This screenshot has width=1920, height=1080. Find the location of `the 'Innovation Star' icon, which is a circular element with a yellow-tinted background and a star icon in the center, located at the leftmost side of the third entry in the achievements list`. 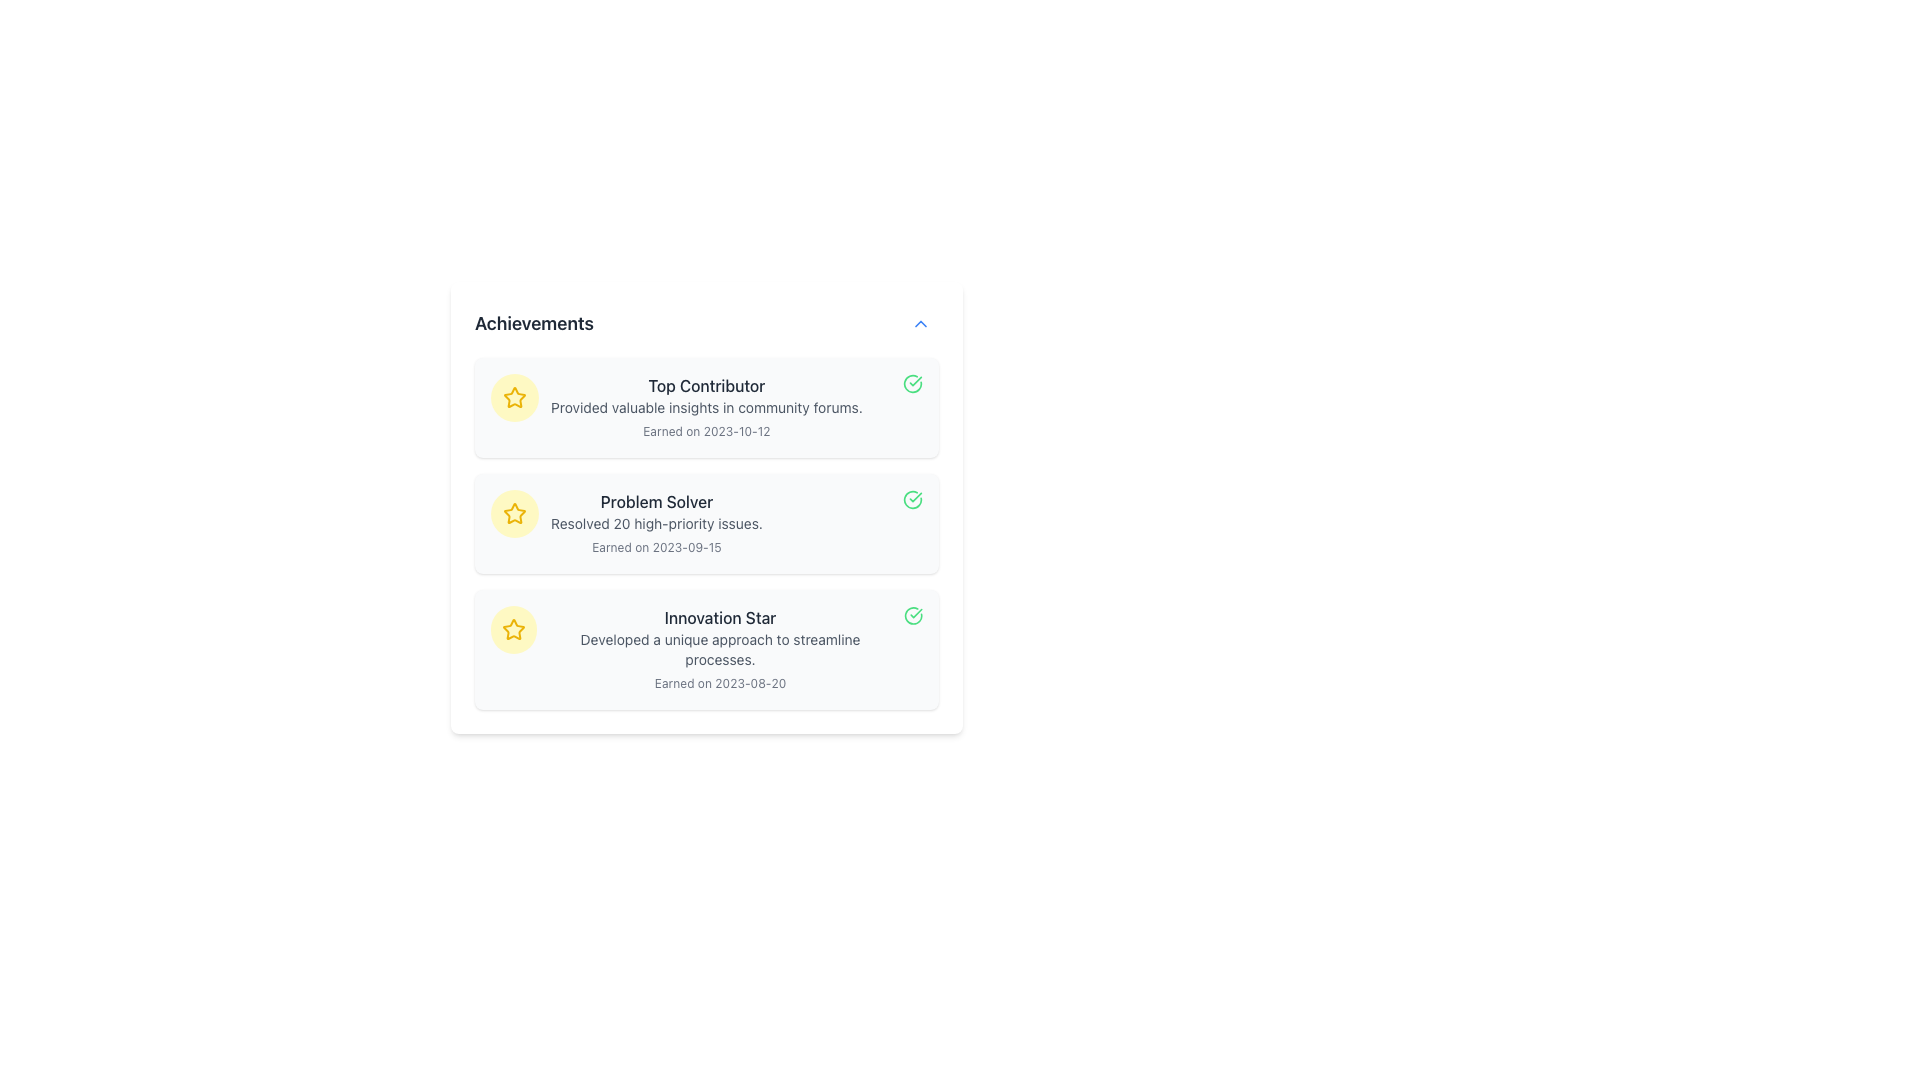

the 'Innovation Star' icon, which is a circular element with a yellow-tinted background and a star icon in the center, located at the leftmost side of the third entry in the achievements list is located at coordinates (514, 628).